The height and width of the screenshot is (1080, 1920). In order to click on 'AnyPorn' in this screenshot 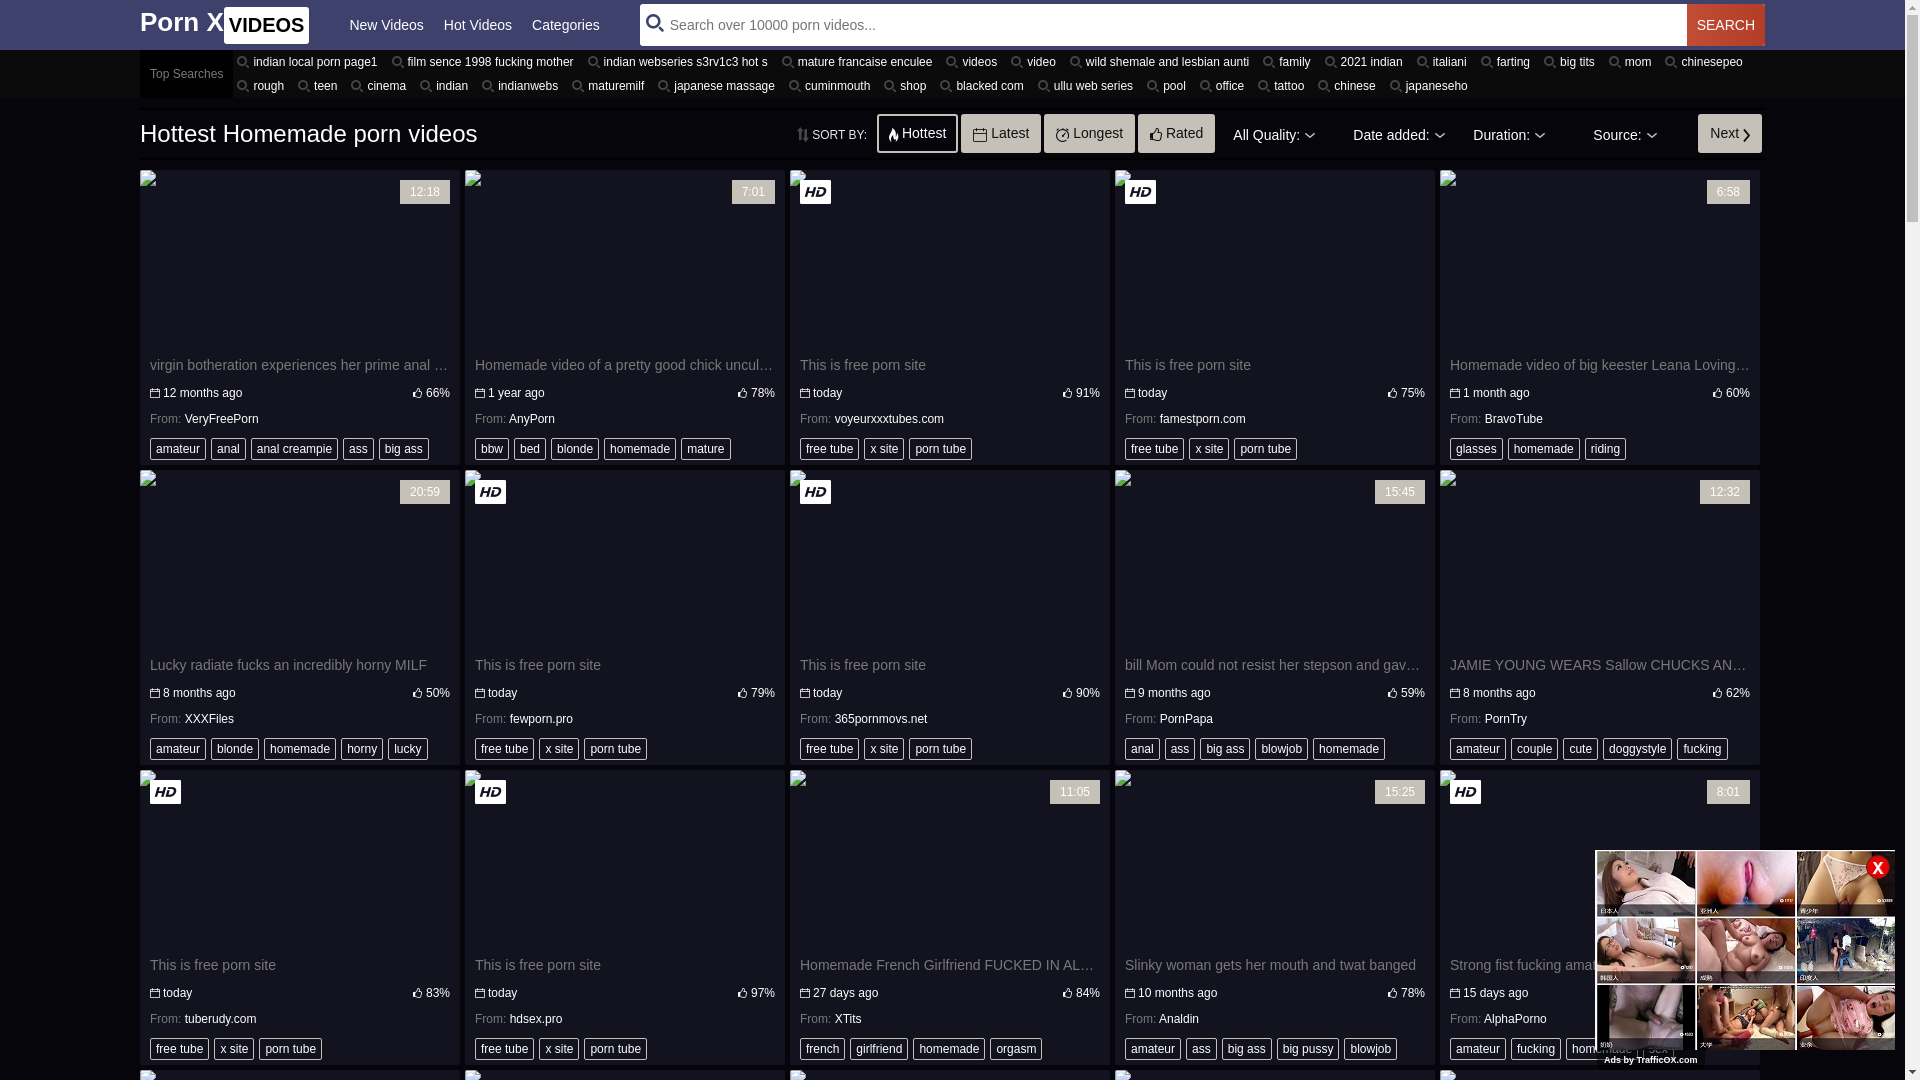, I will do `click(532, 418)`.